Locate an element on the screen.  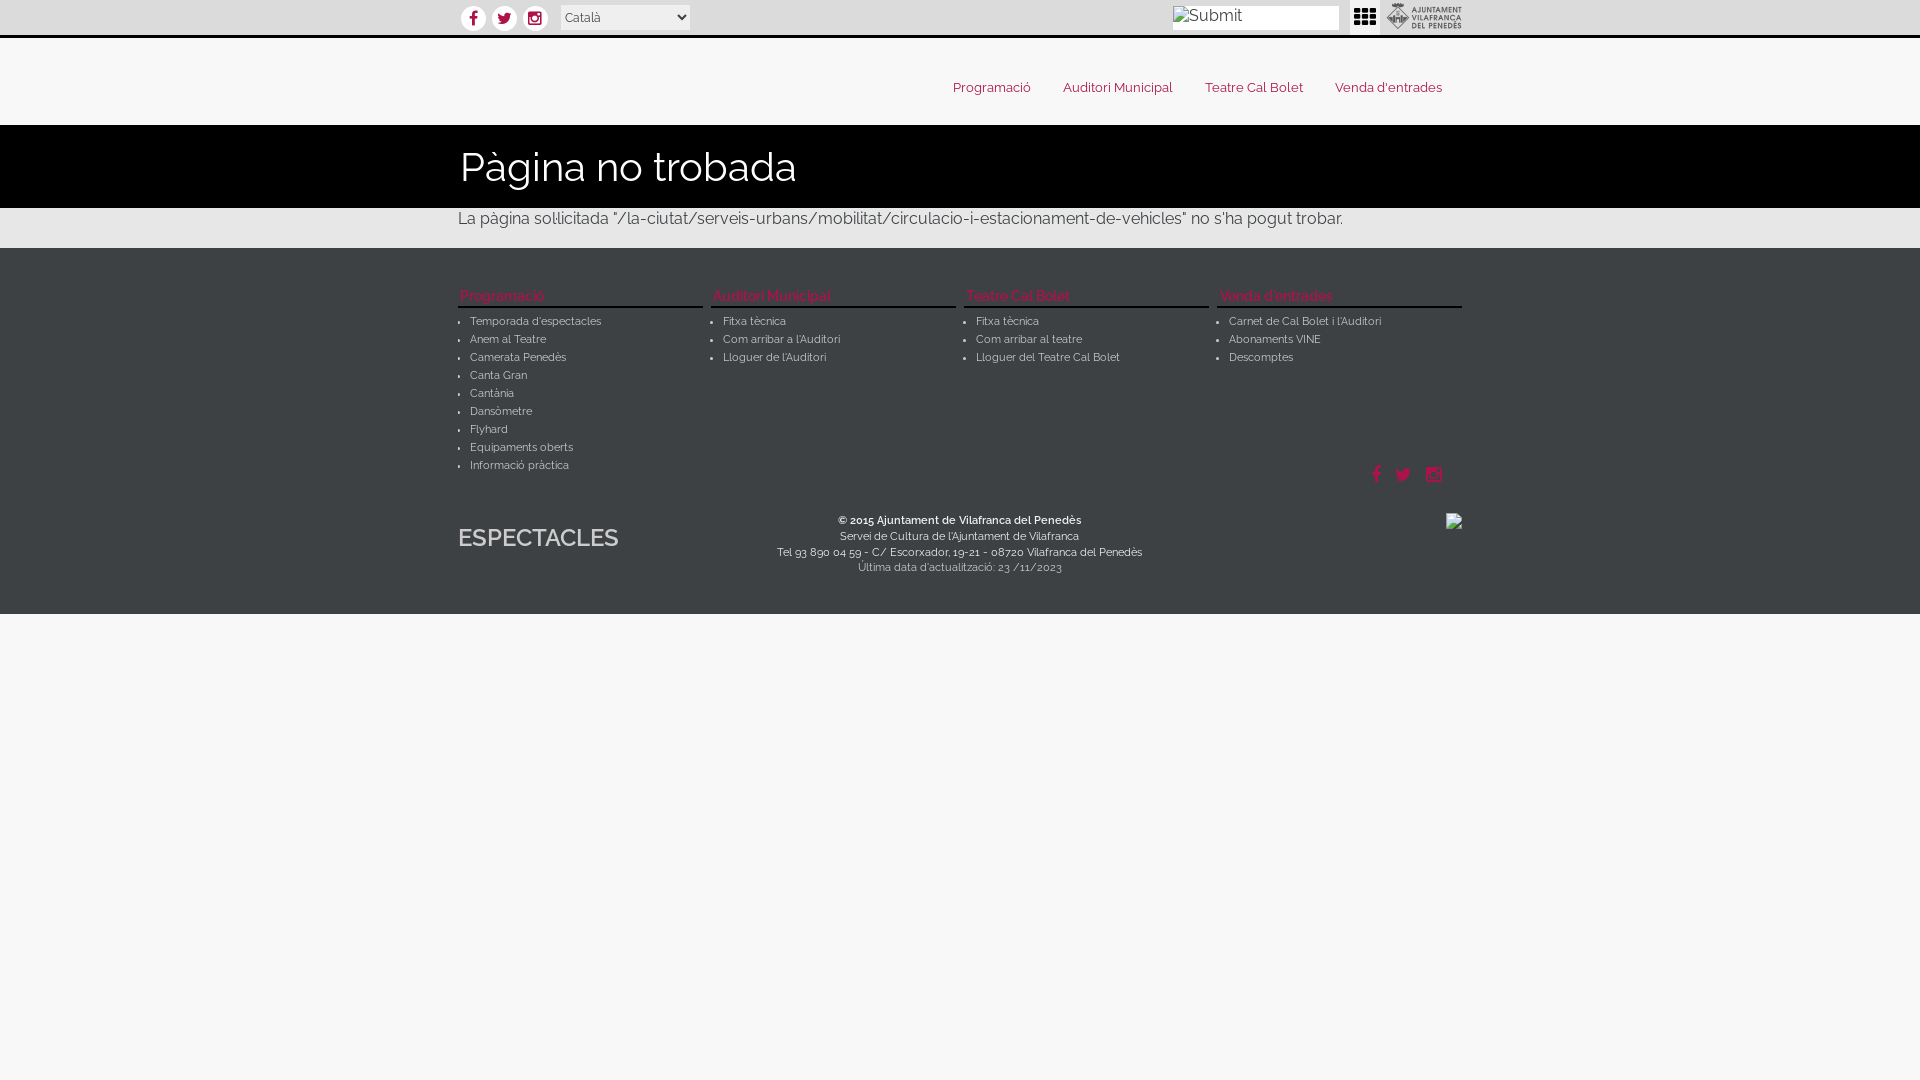
'Temporada d'espectacles' is located at coordinates (535, 320).